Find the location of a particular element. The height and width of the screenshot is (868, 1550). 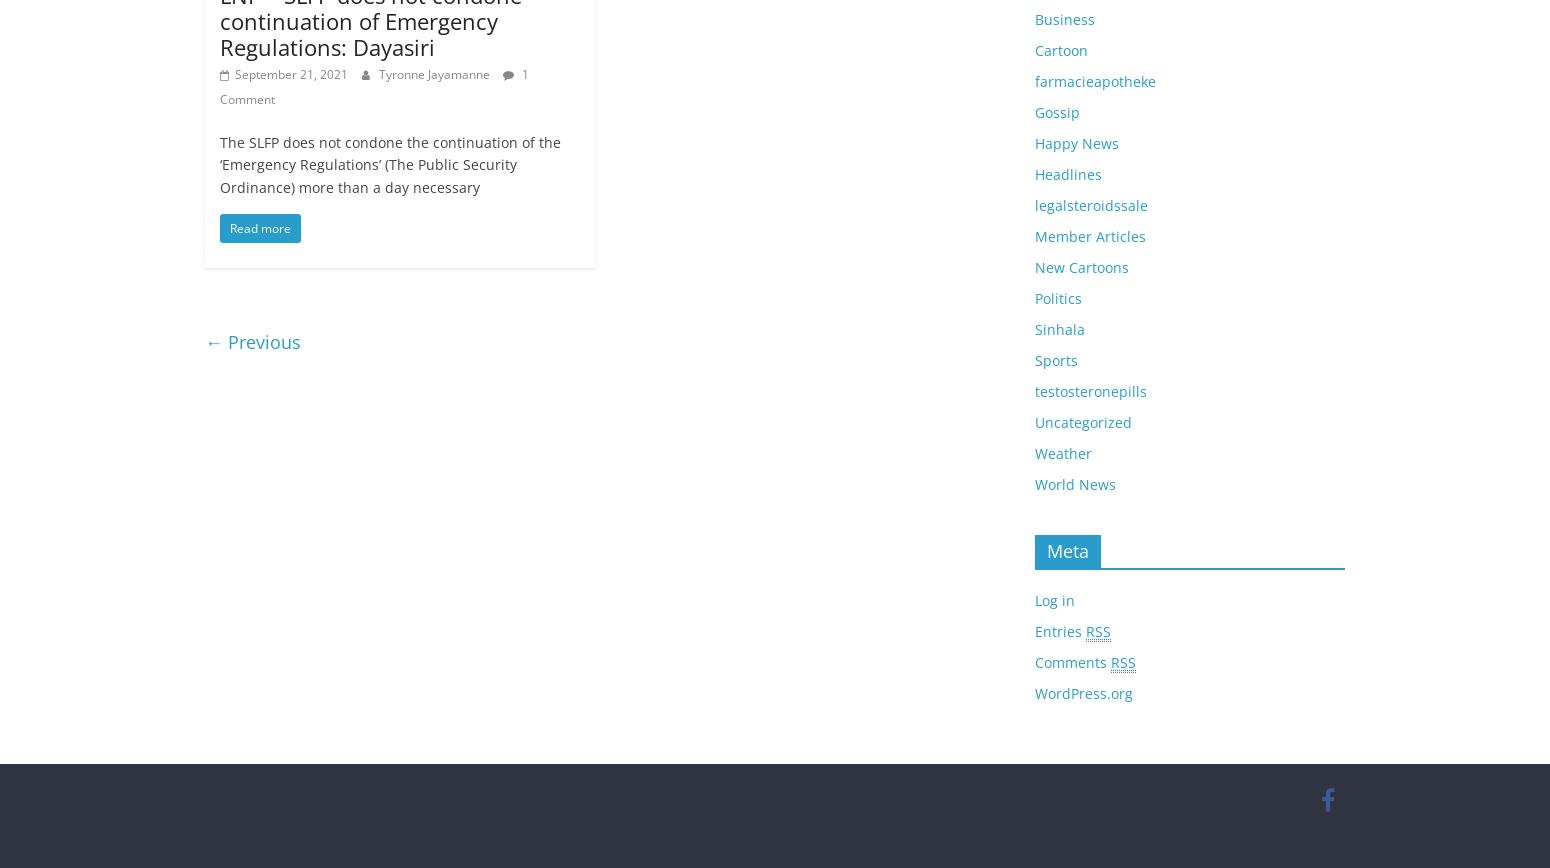

'WordPress.org' is located at coordinates (1034, 693).